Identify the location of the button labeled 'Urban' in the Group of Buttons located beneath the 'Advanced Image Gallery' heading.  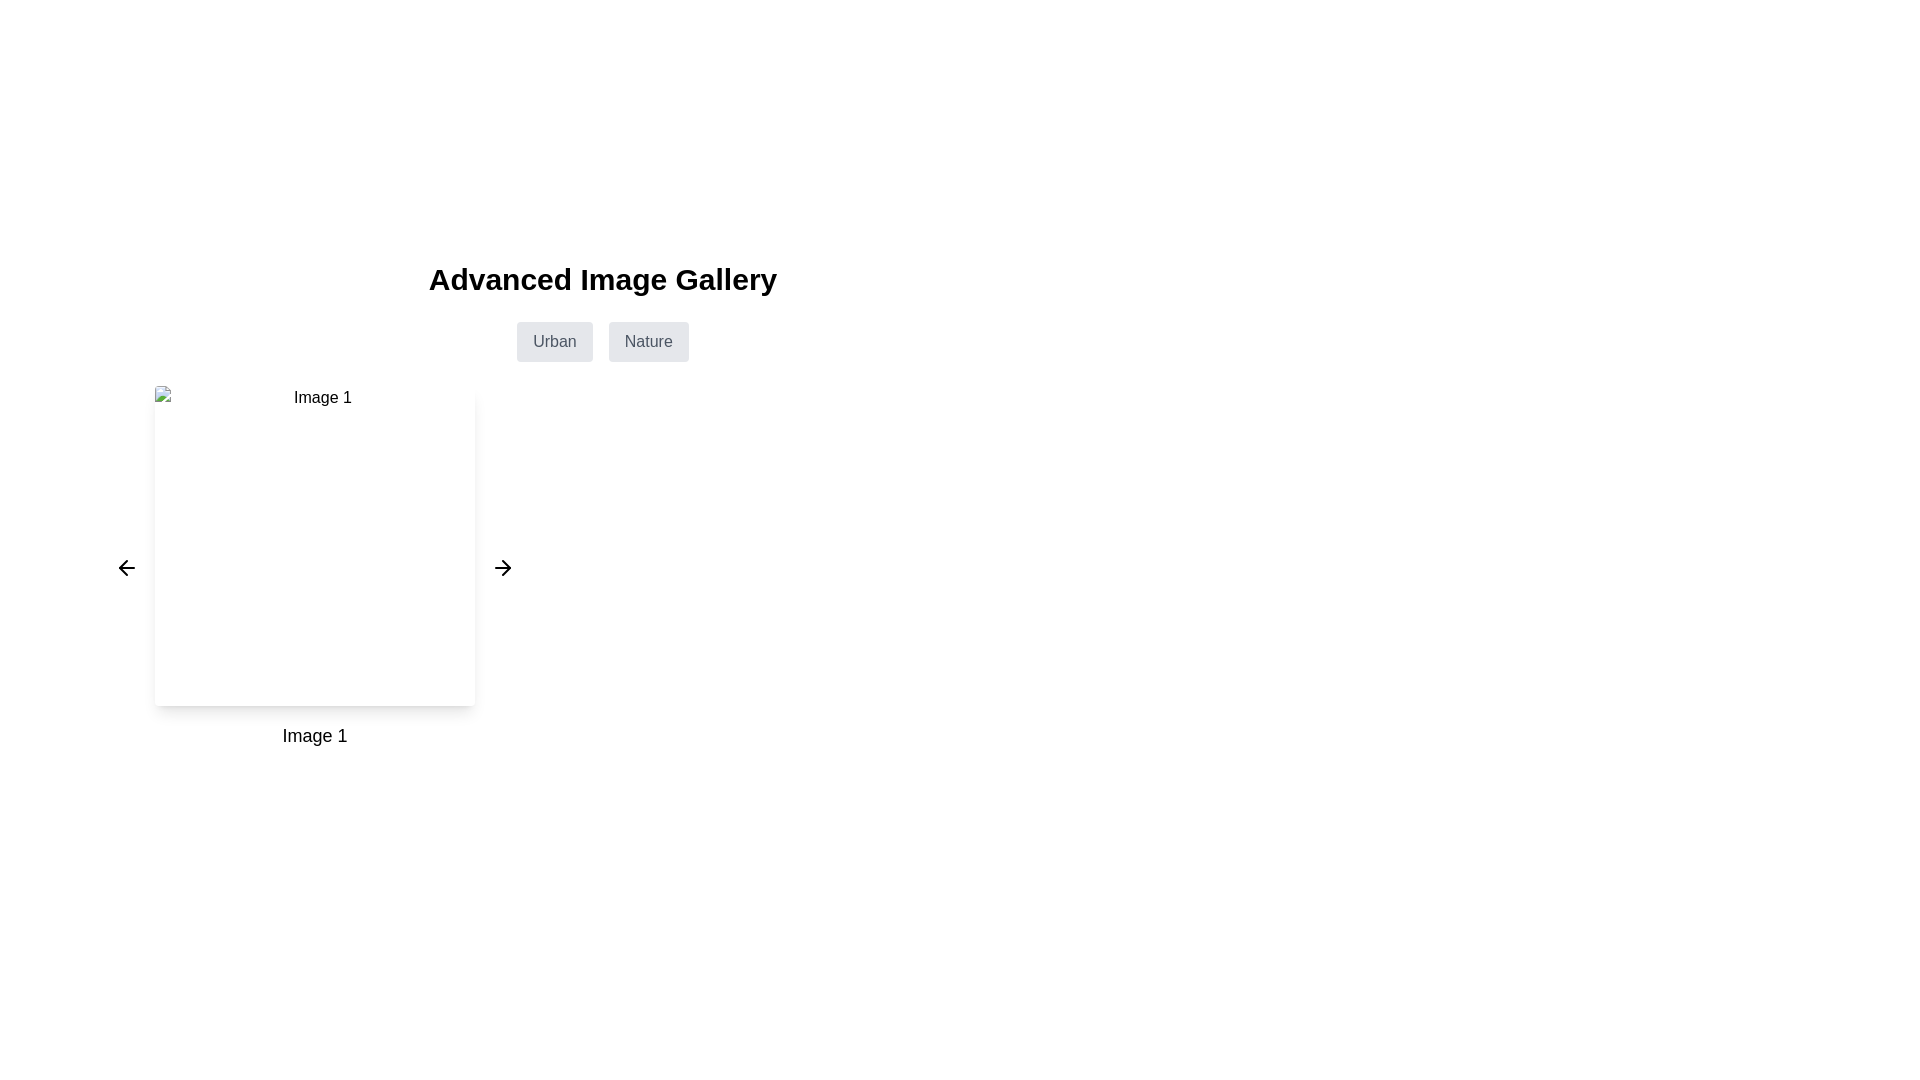
(602, 341).